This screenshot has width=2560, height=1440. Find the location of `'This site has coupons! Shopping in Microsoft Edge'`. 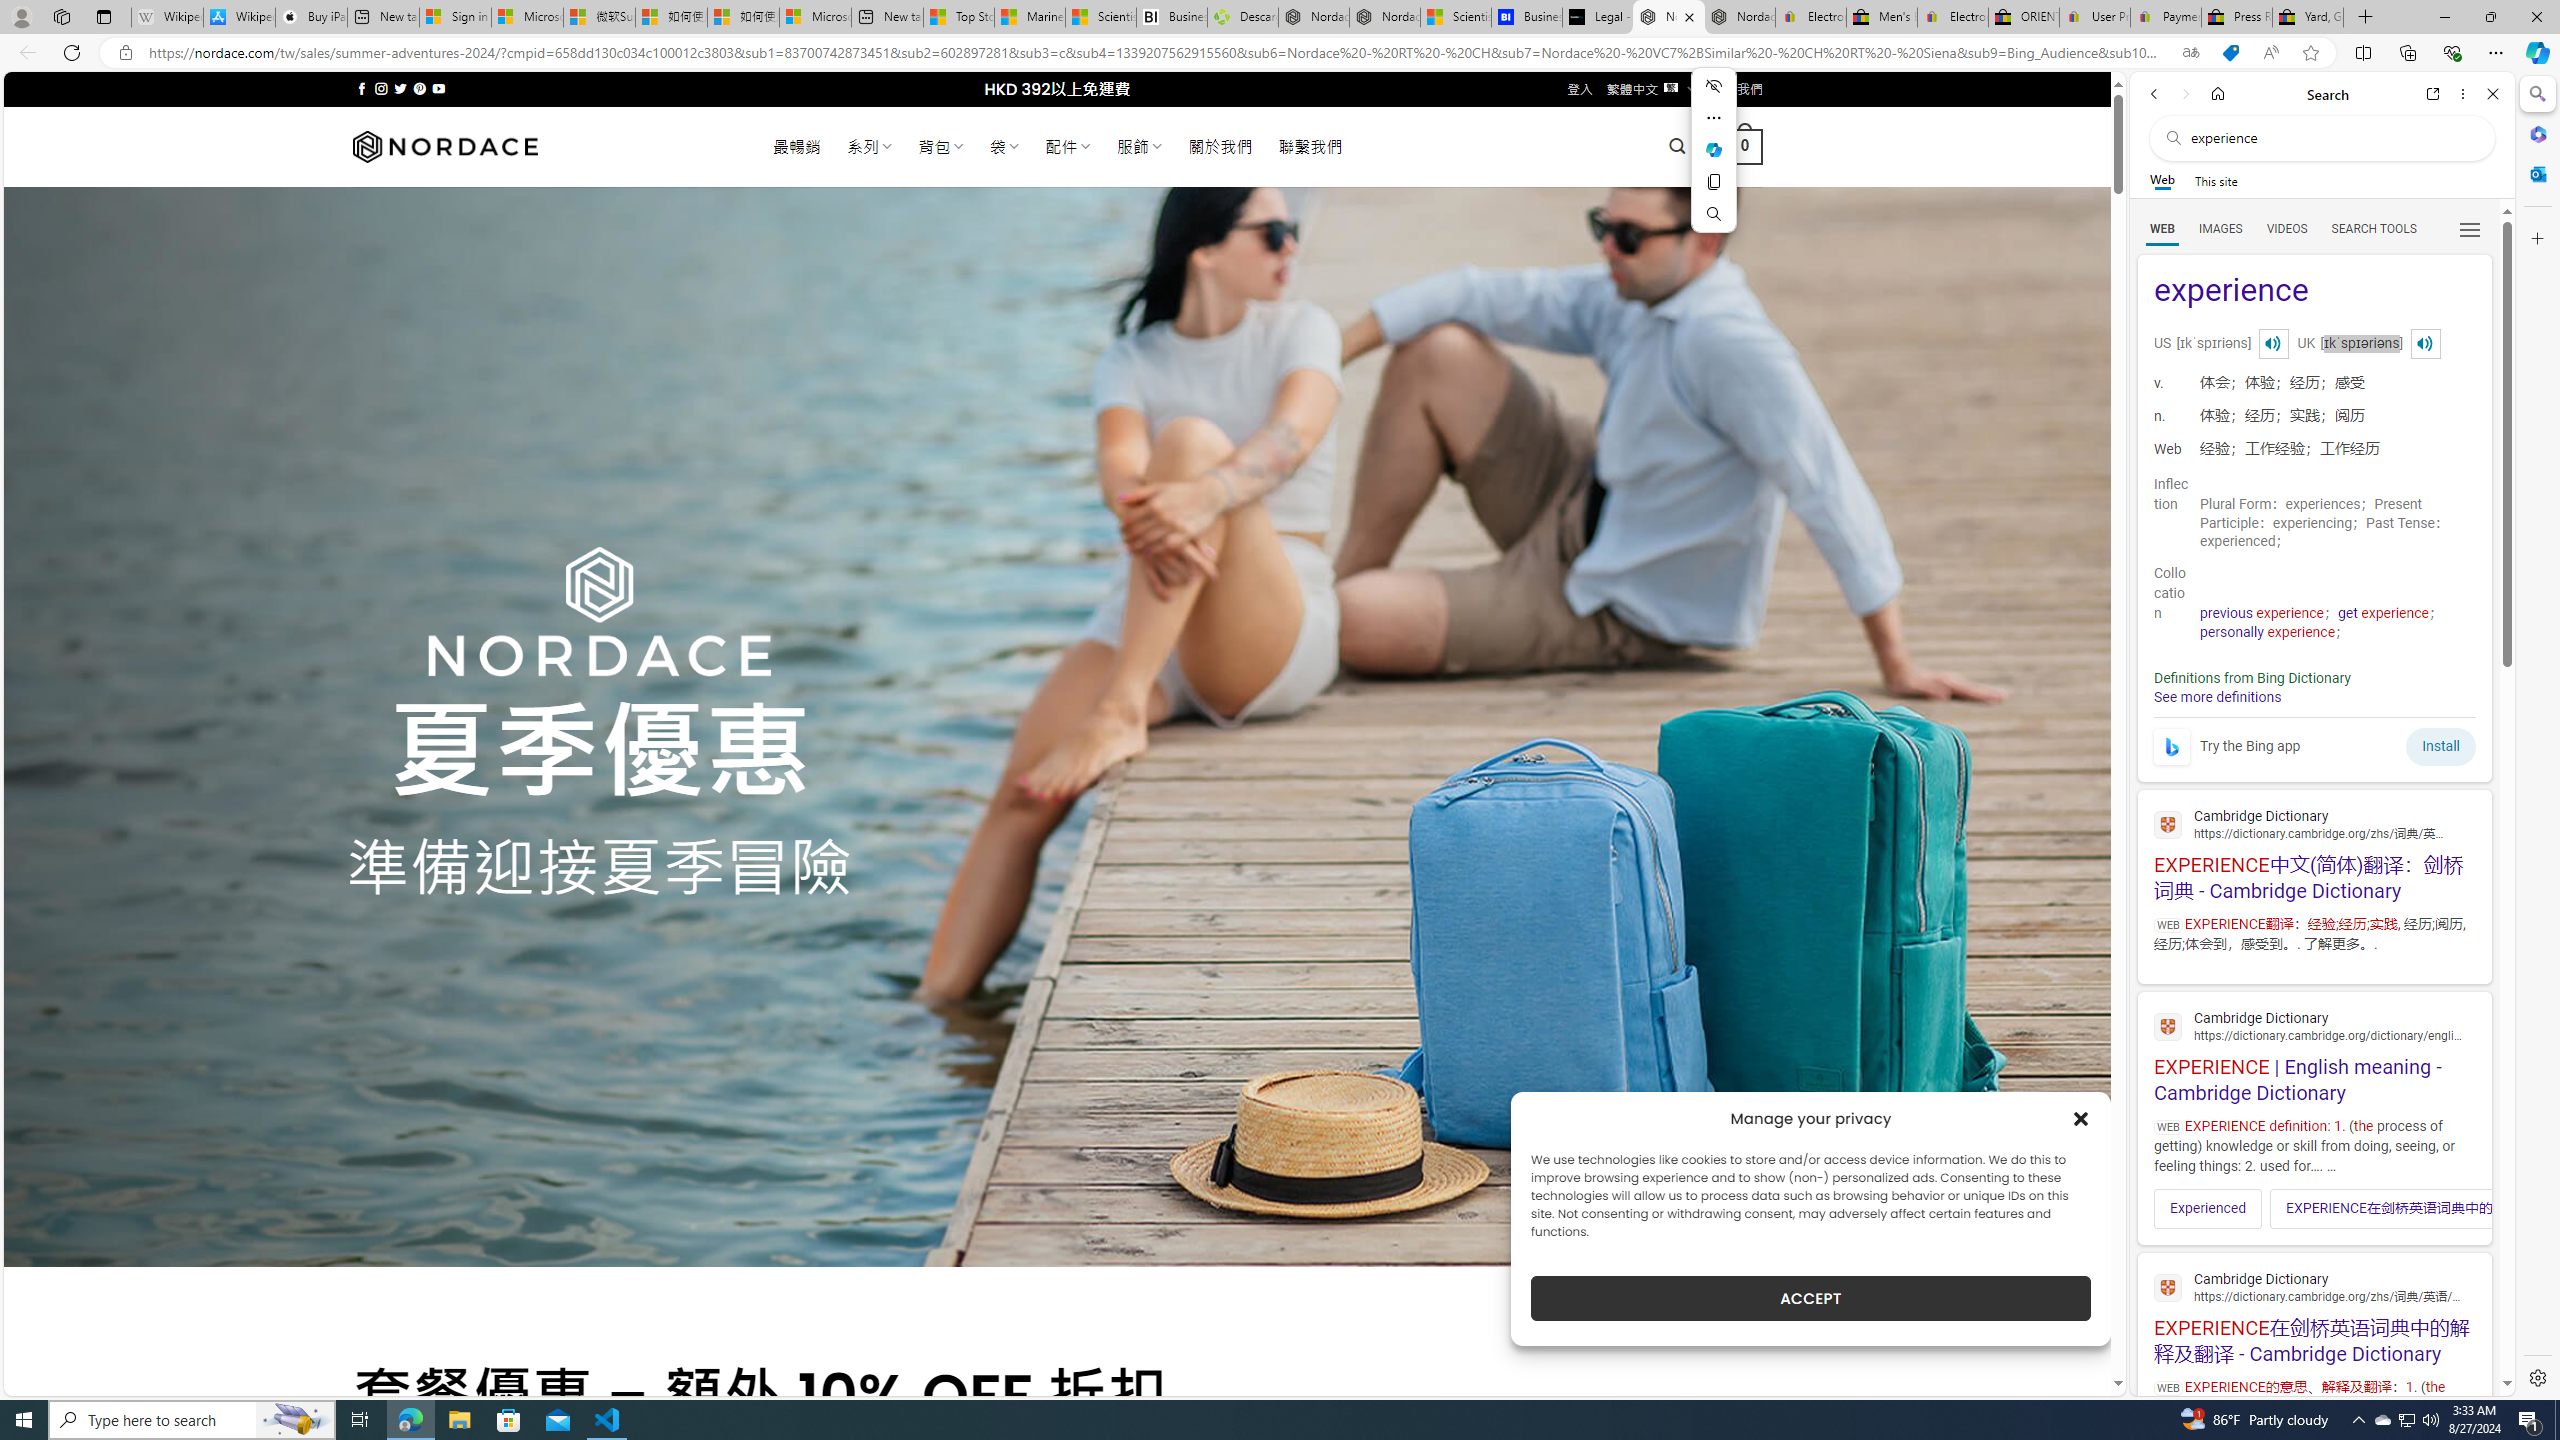

'This site has coupons! Shopping in Microsoft Edge' is located at coordinates (2230, 53).